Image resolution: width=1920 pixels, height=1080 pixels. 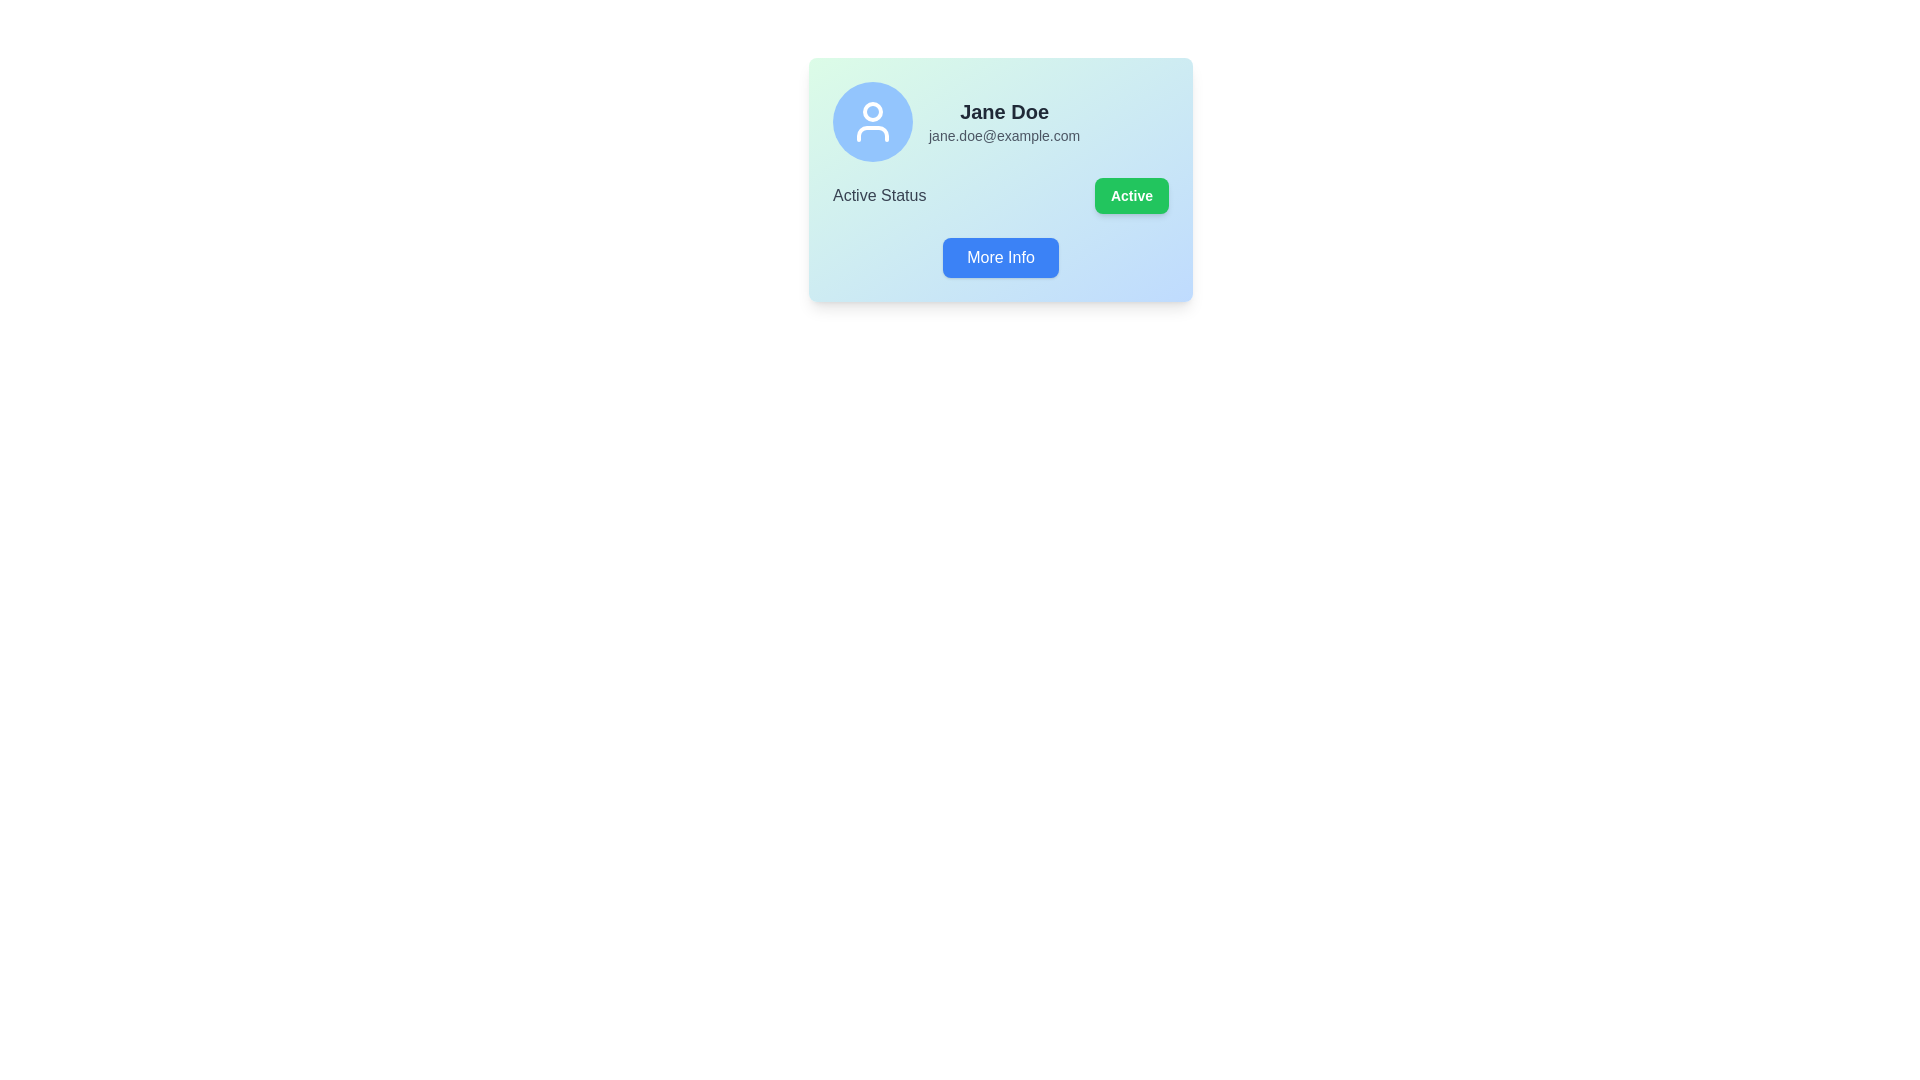 I want to click on the text label displaying 'jane.doe@example.com', which is a small gray sans-serif font located directly below the bold user name 'Jane Doe', so click(x=1004, y=135).